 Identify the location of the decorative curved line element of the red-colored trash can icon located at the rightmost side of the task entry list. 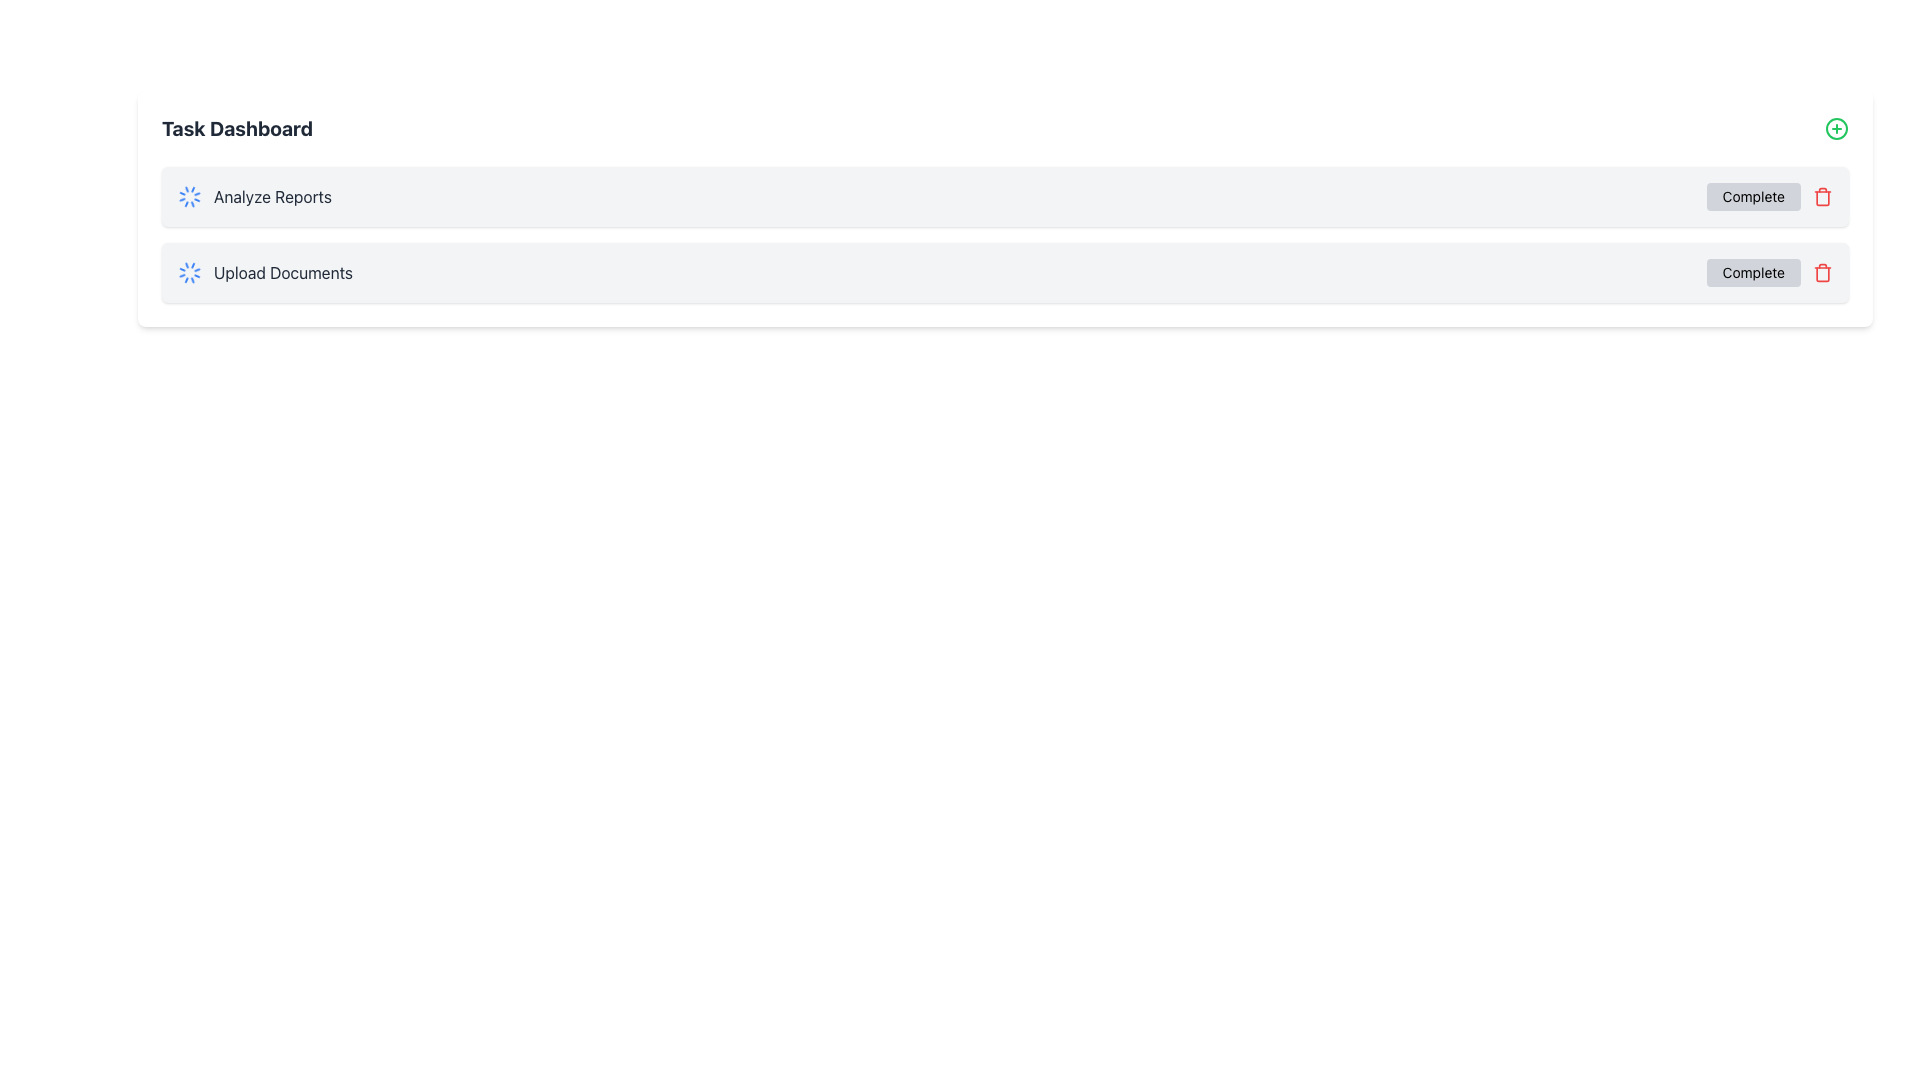
(1823, 197).